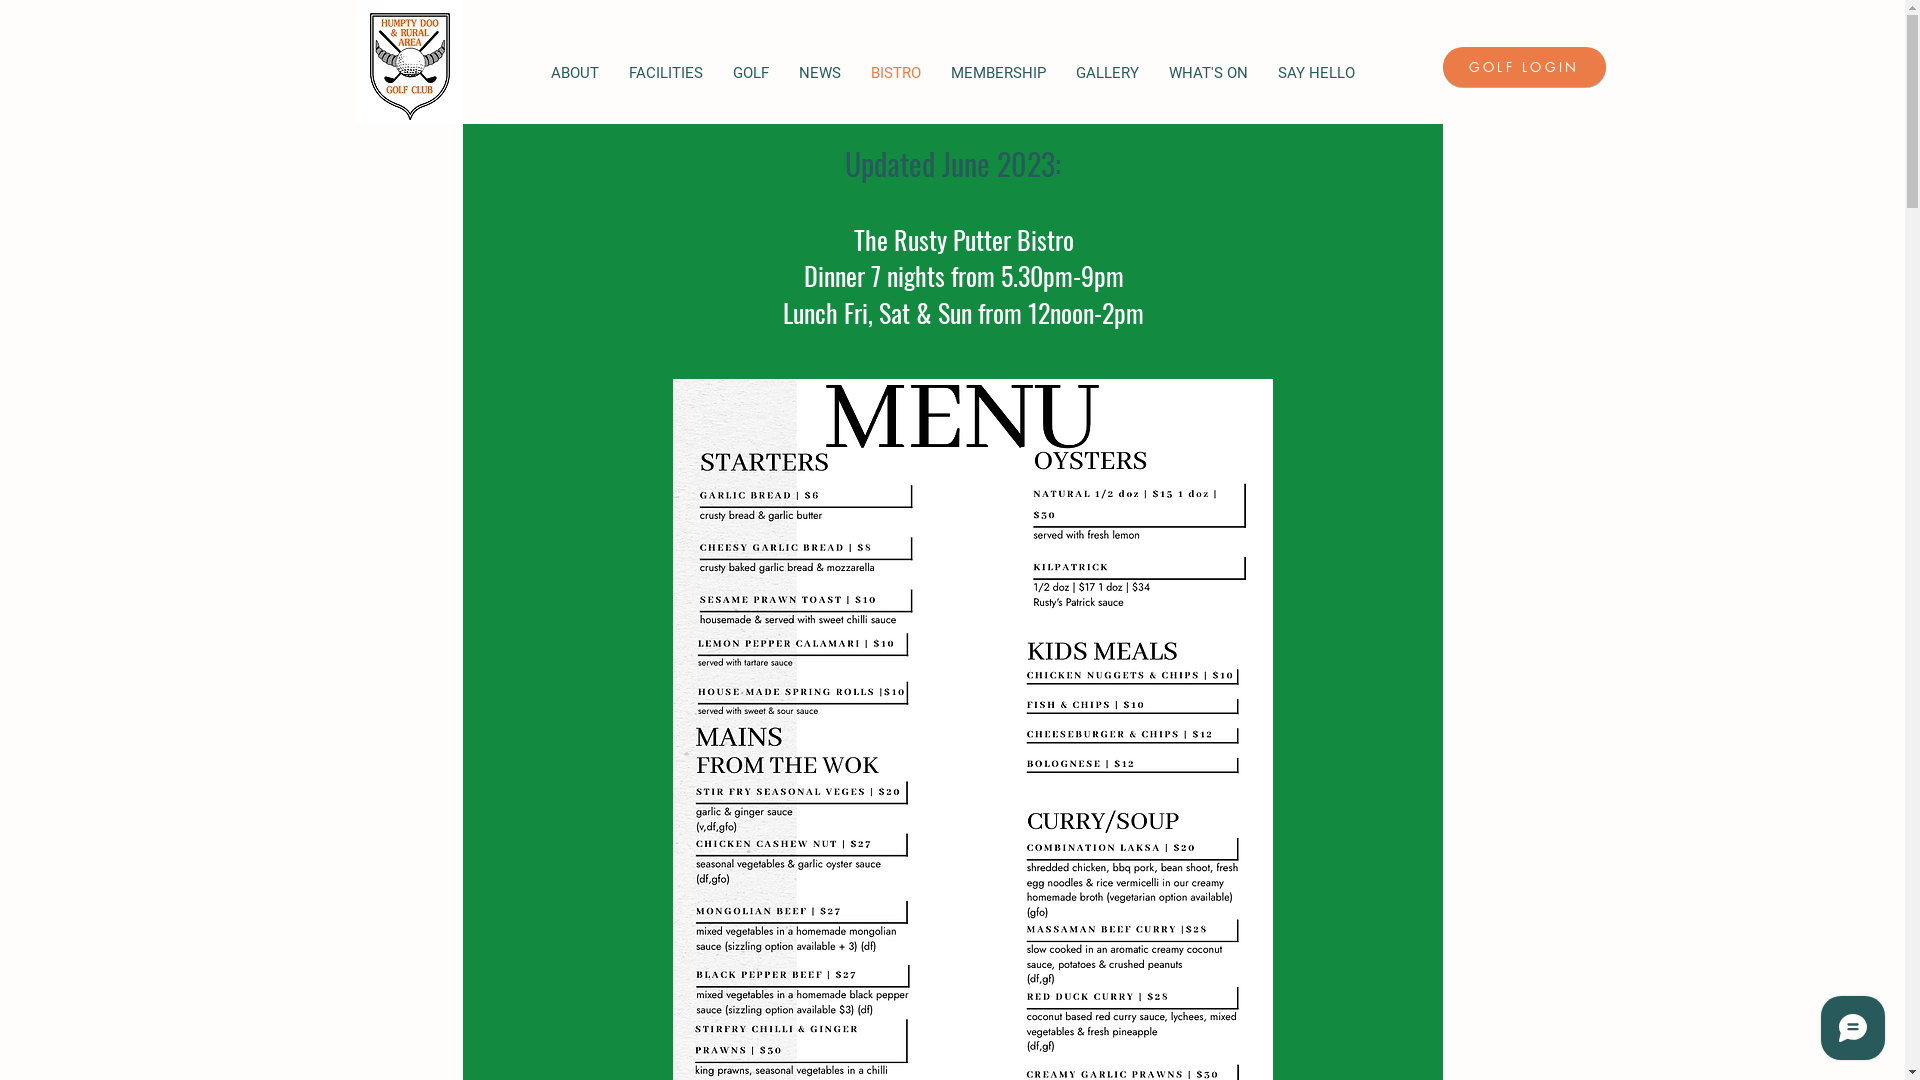  Describe the element at coordinates (1207, 72) in the screenshot. I see `'WHAT'S ON'` at that location.